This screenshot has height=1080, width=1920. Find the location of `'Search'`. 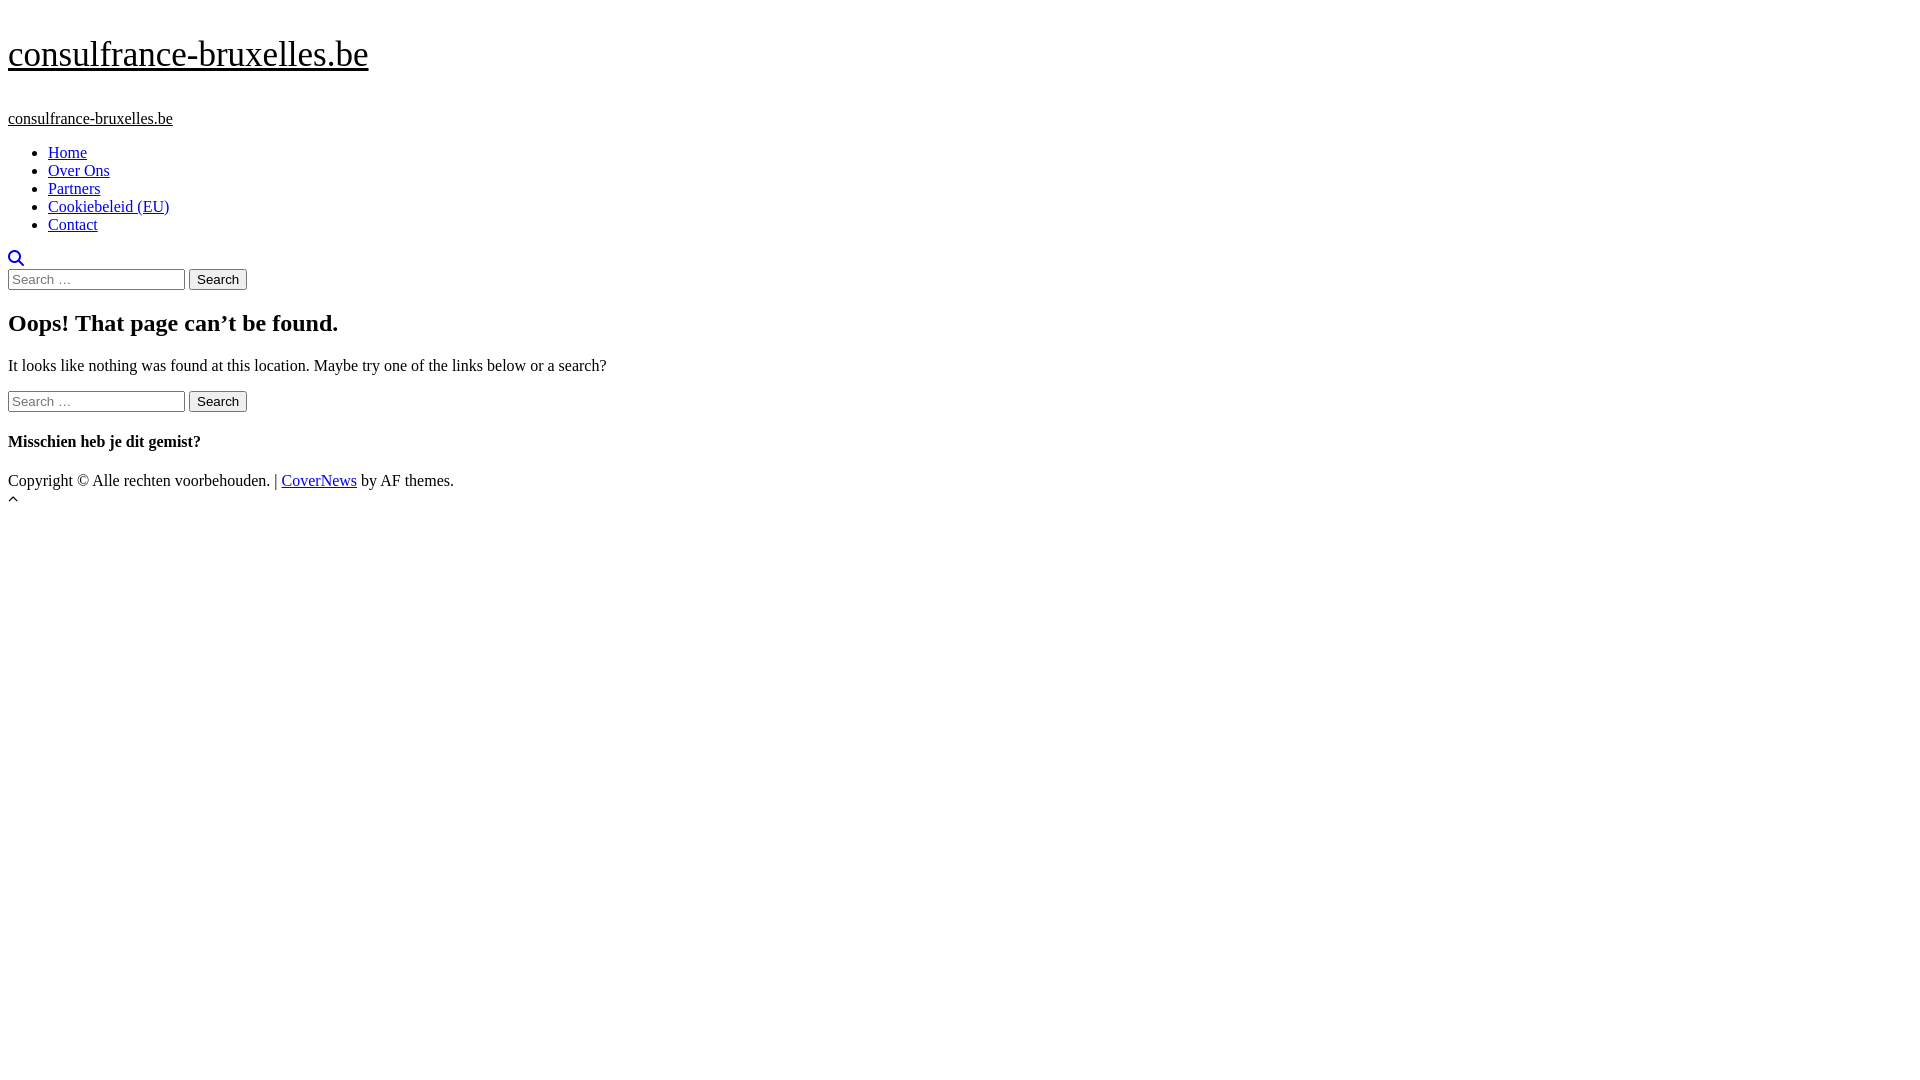

'Search' is located at coordinates (217, 279).